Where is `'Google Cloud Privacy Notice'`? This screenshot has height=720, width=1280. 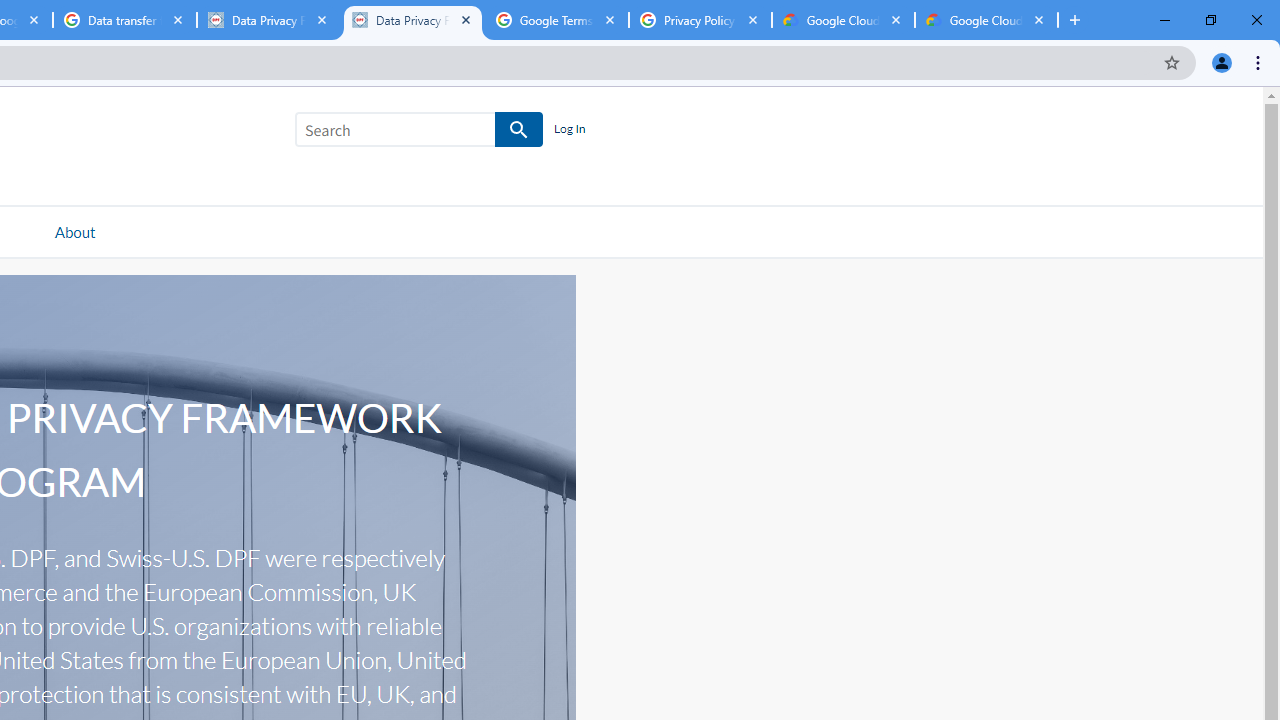
'Google Cloud Privacy Notice' is located at coordinates (843, 20).